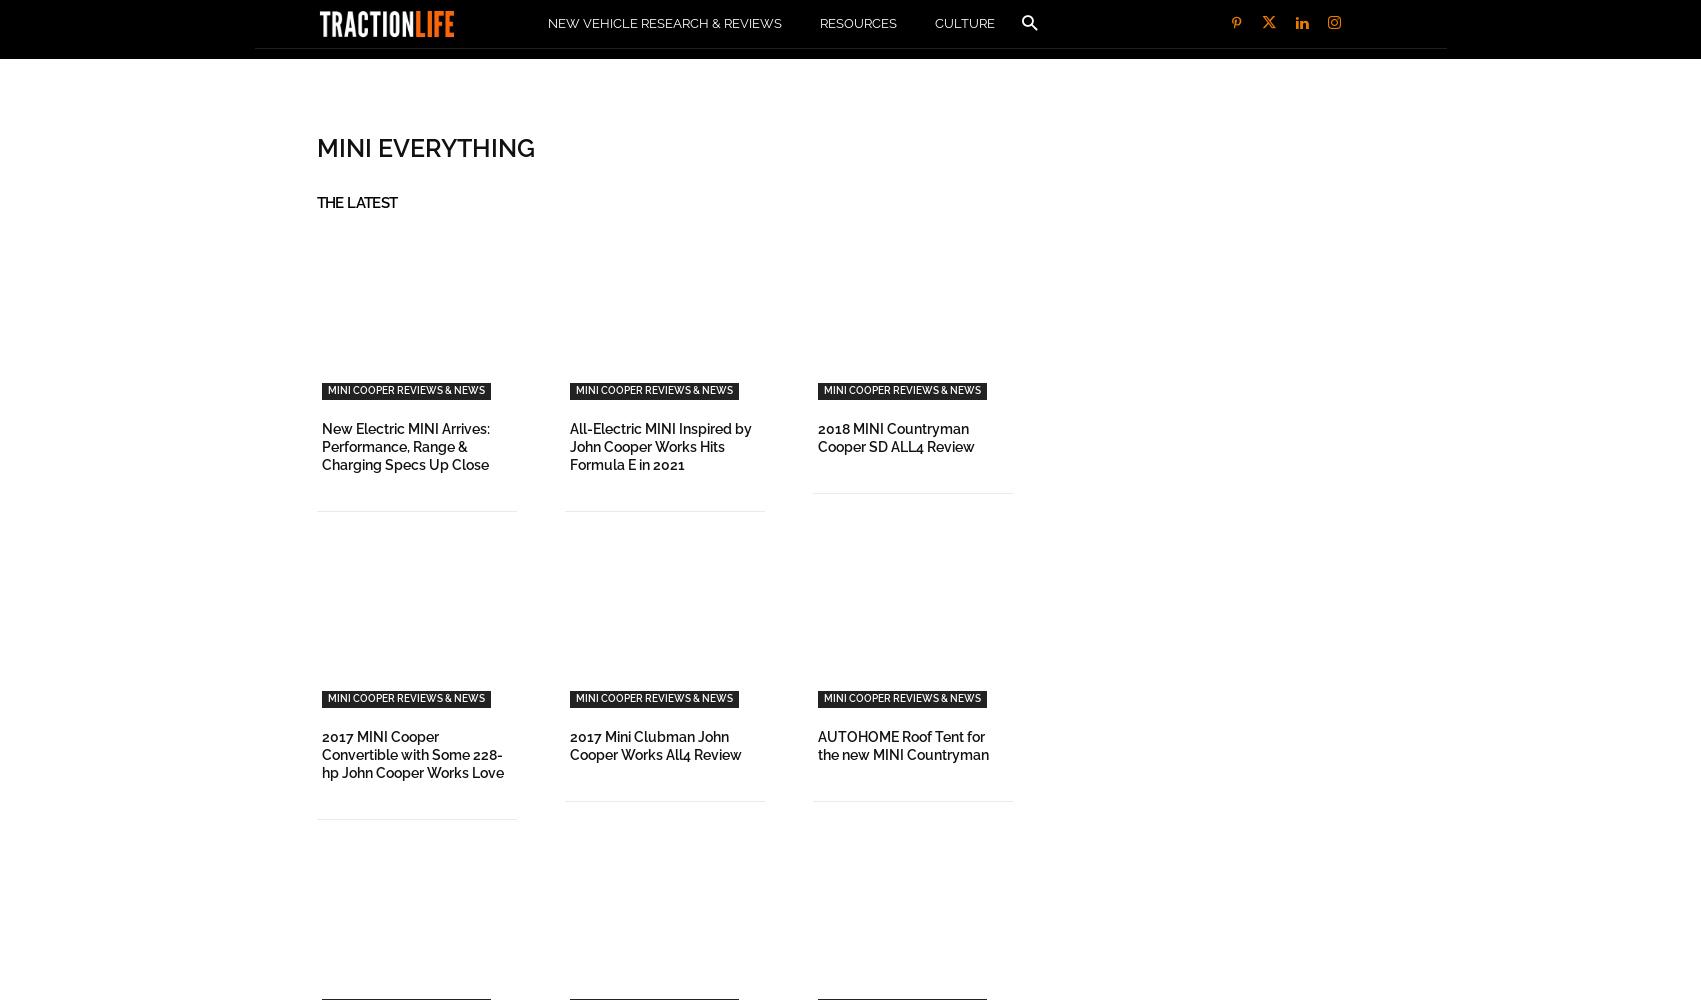  Describe the element at coordinates (424, 148) in the screenshot. I see `'MINI Everything'` at that location.